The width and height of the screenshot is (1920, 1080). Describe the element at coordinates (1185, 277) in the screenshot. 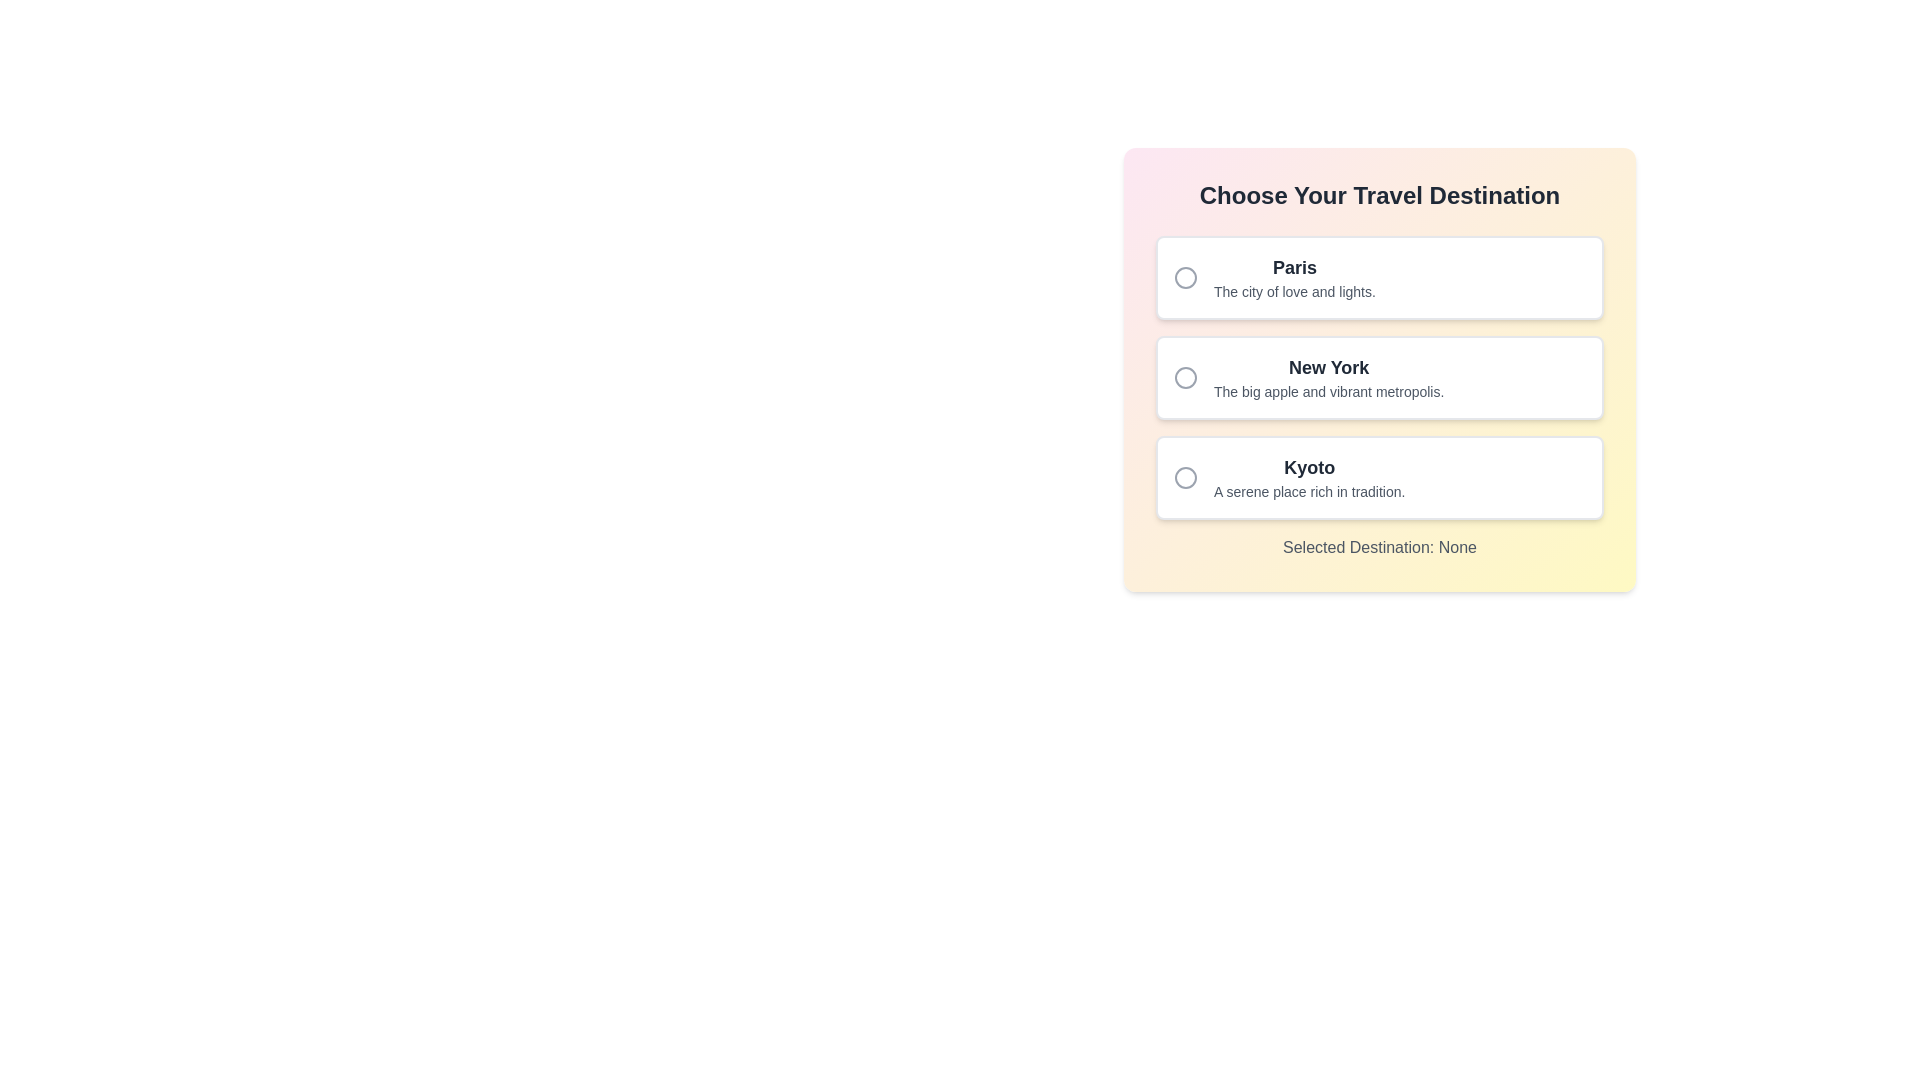

I see `the radio button located to the left of the label 'Paris'` at that location.